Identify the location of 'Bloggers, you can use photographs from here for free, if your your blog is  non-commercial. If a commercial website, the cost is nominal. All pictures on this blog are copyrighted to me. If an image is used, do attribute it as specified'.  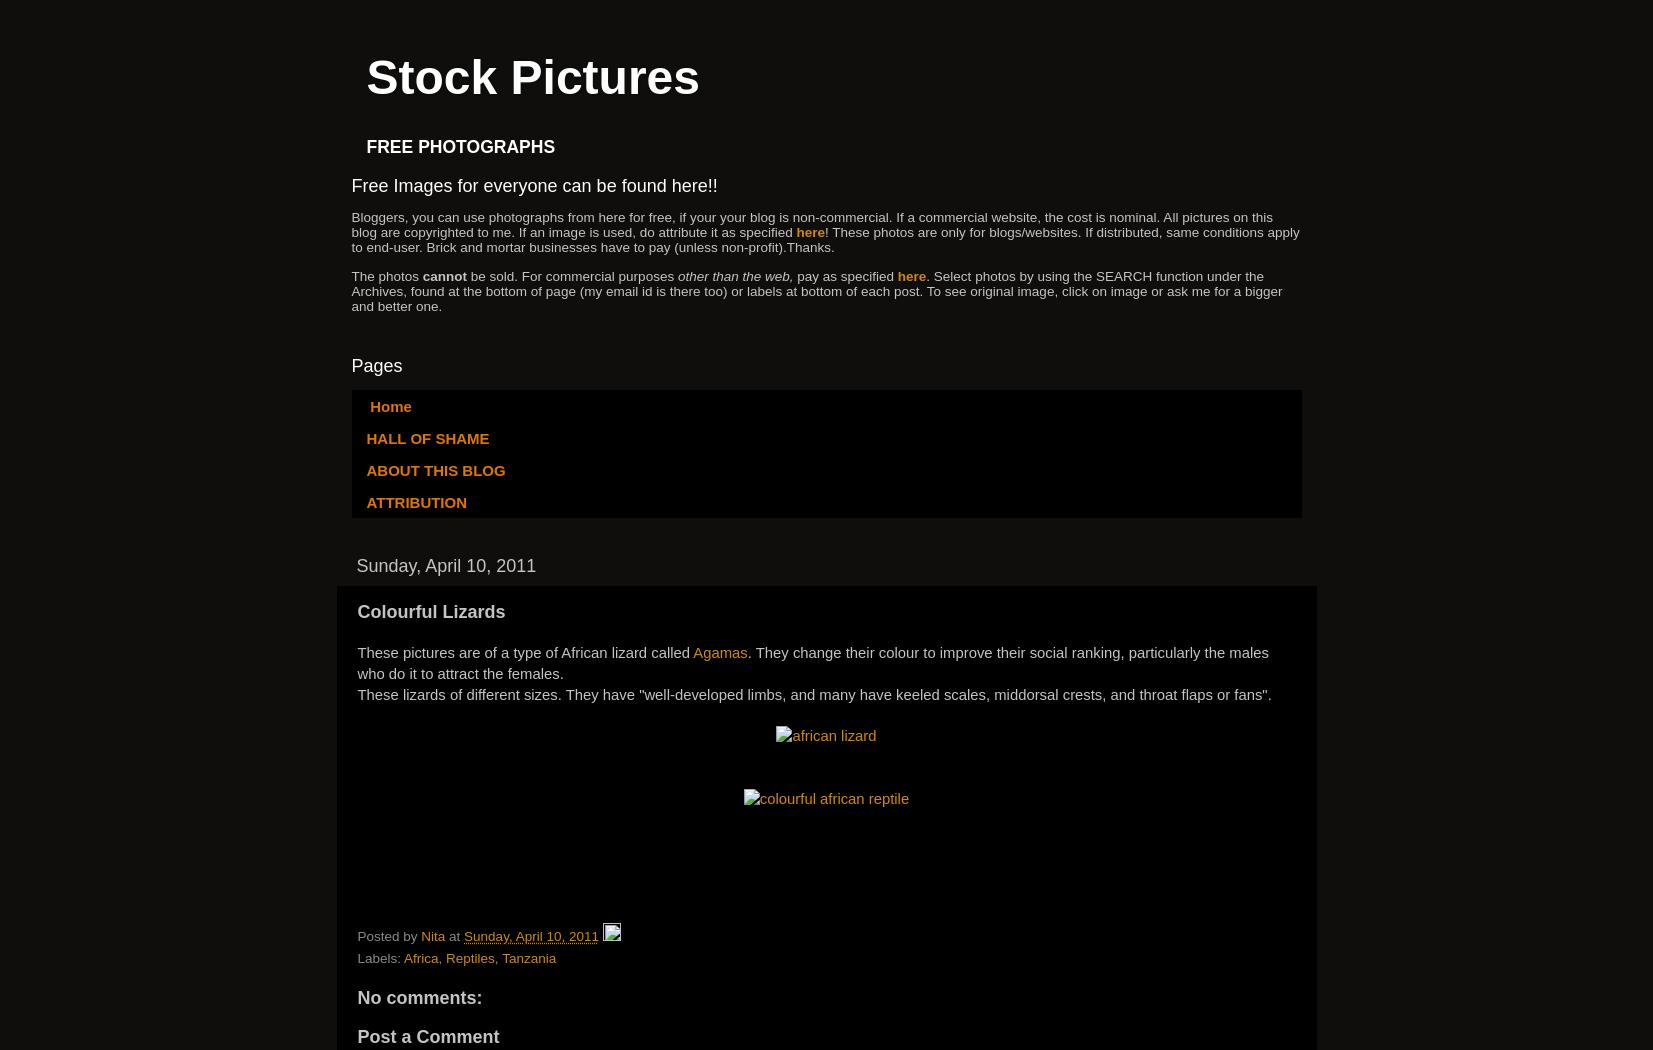
(810, 225).